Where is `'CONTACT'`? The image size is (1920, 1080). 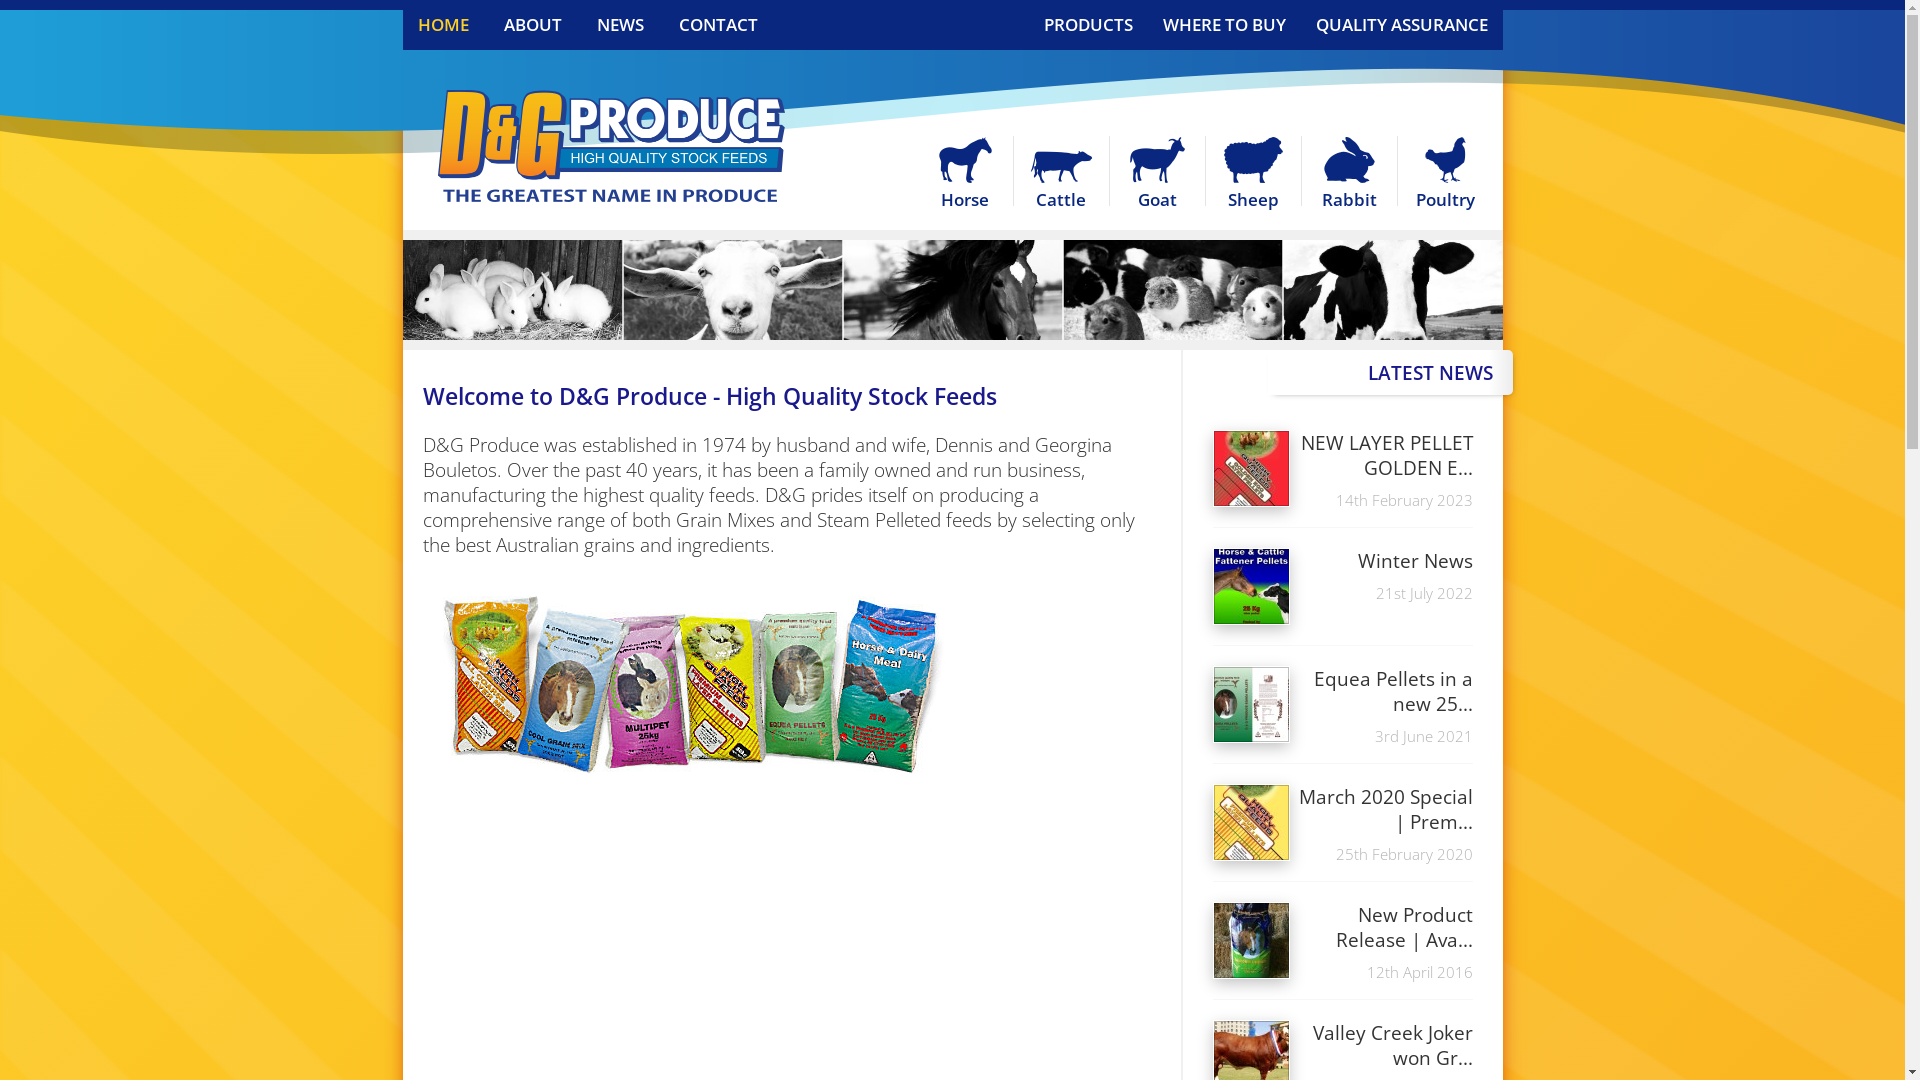 'CONTACT' is located at coordinates (677, 24).